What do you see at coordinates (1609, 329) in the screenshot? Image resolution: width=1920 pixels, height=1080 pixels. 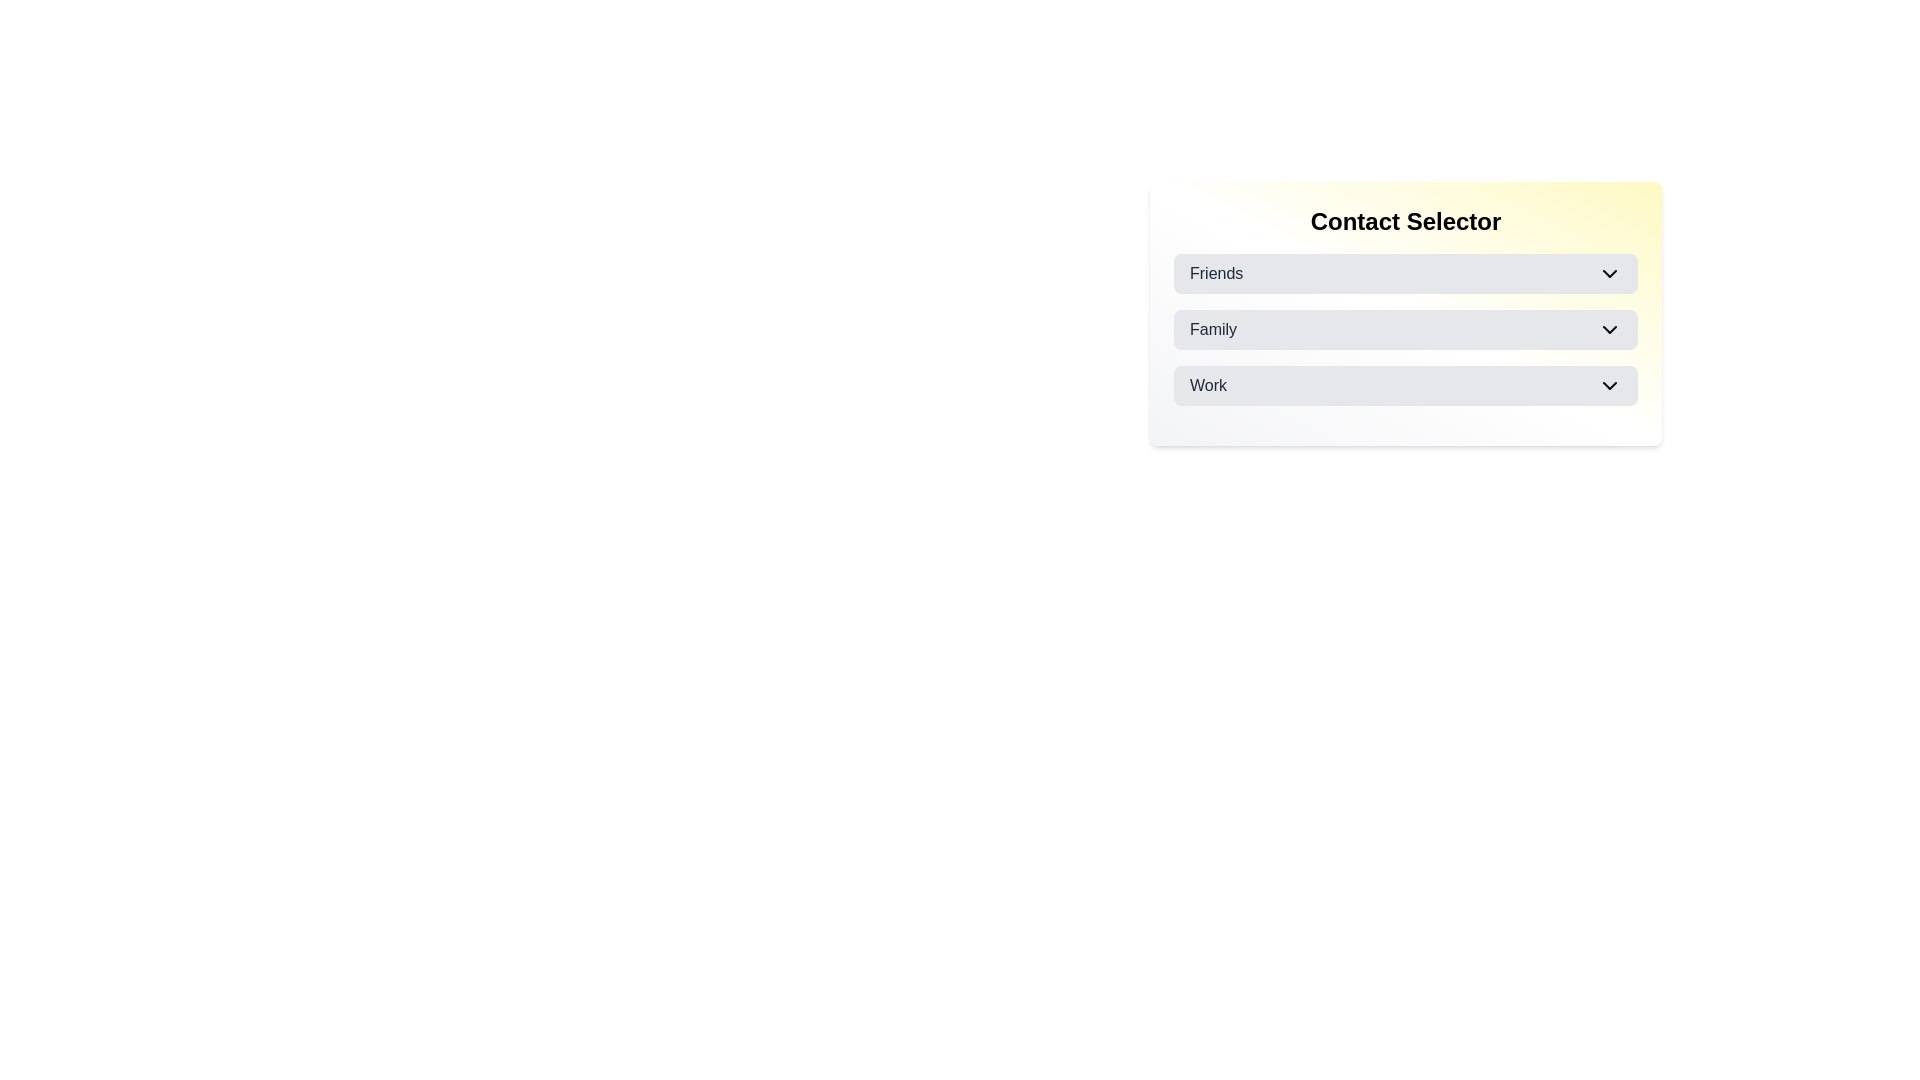 I see `the dropdown icon located at the far right side of the 'Family' row` at bounding box center [1609, 329].